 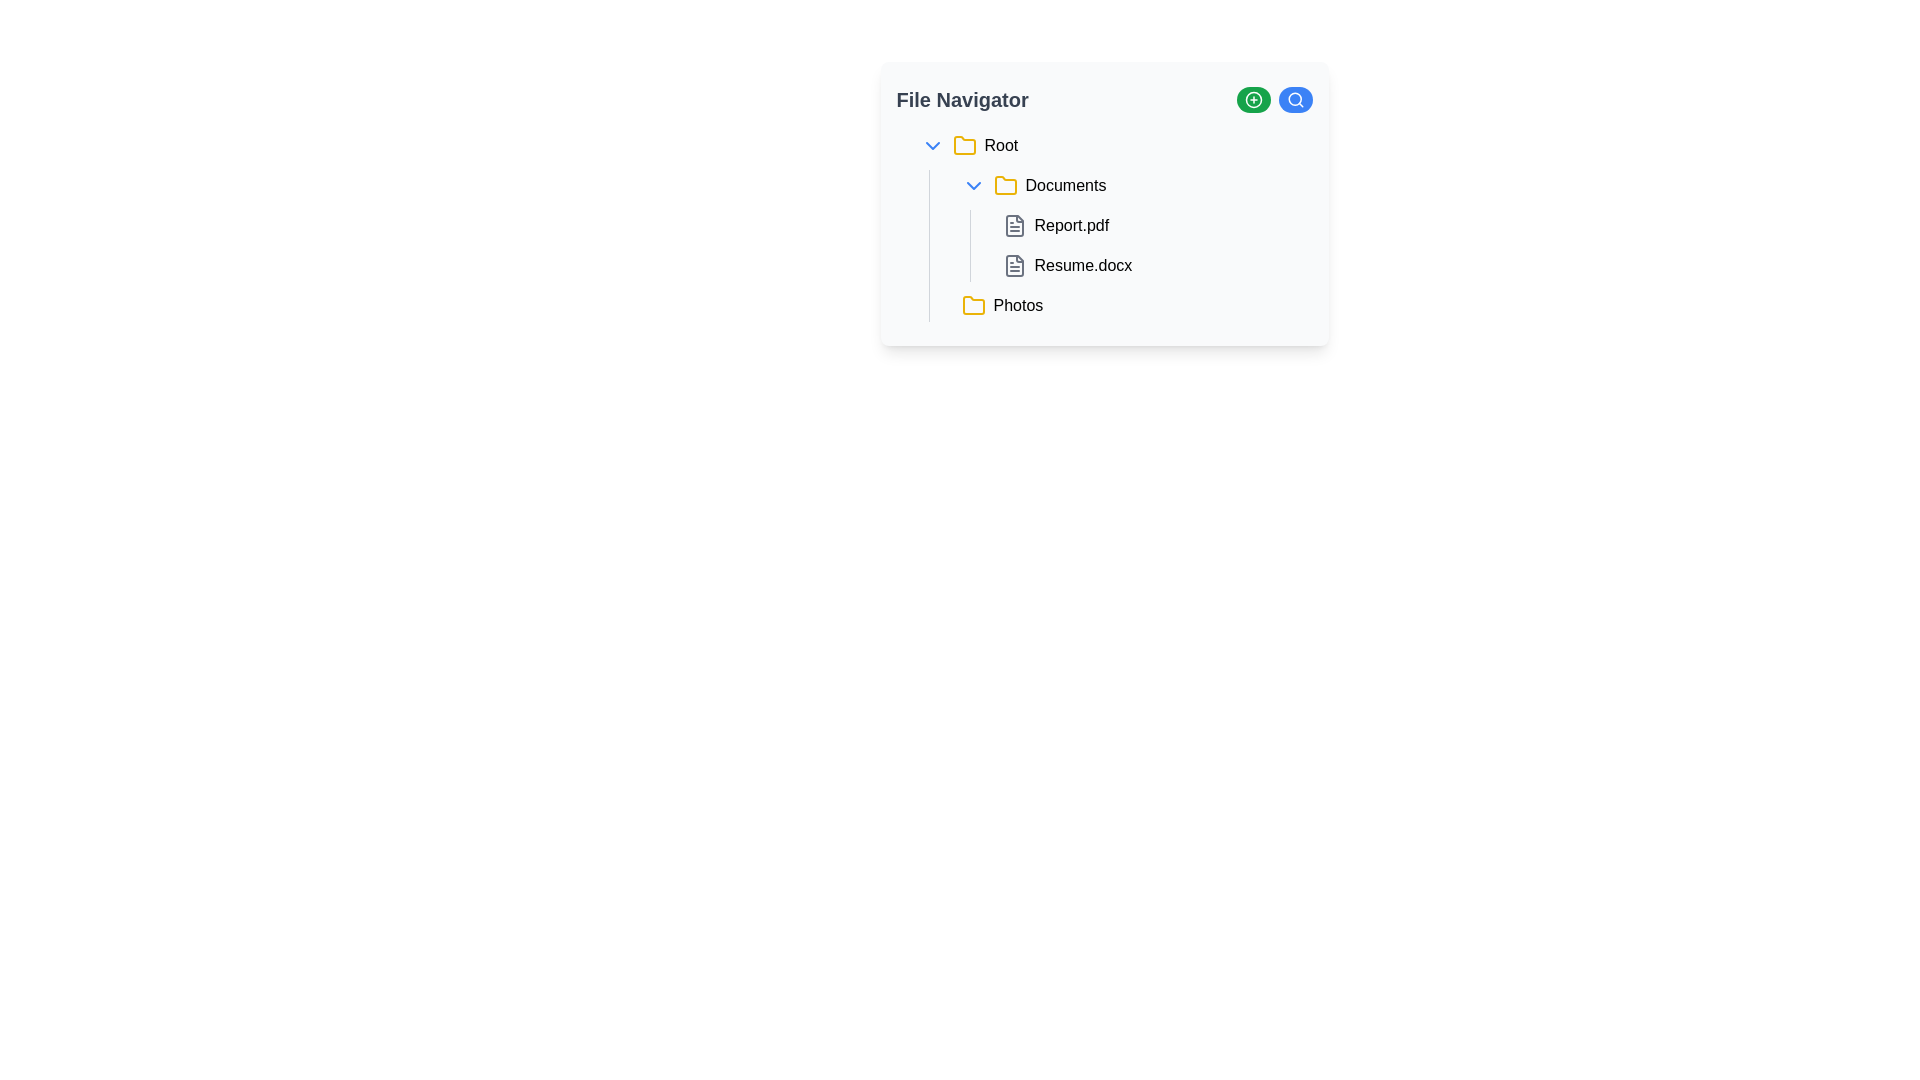 What do you see at coordinates (964, 145) in the screenshot?
I see `the folder icon representing the 'Root' directory in the file navigation system` at bounding box center [964, 145].